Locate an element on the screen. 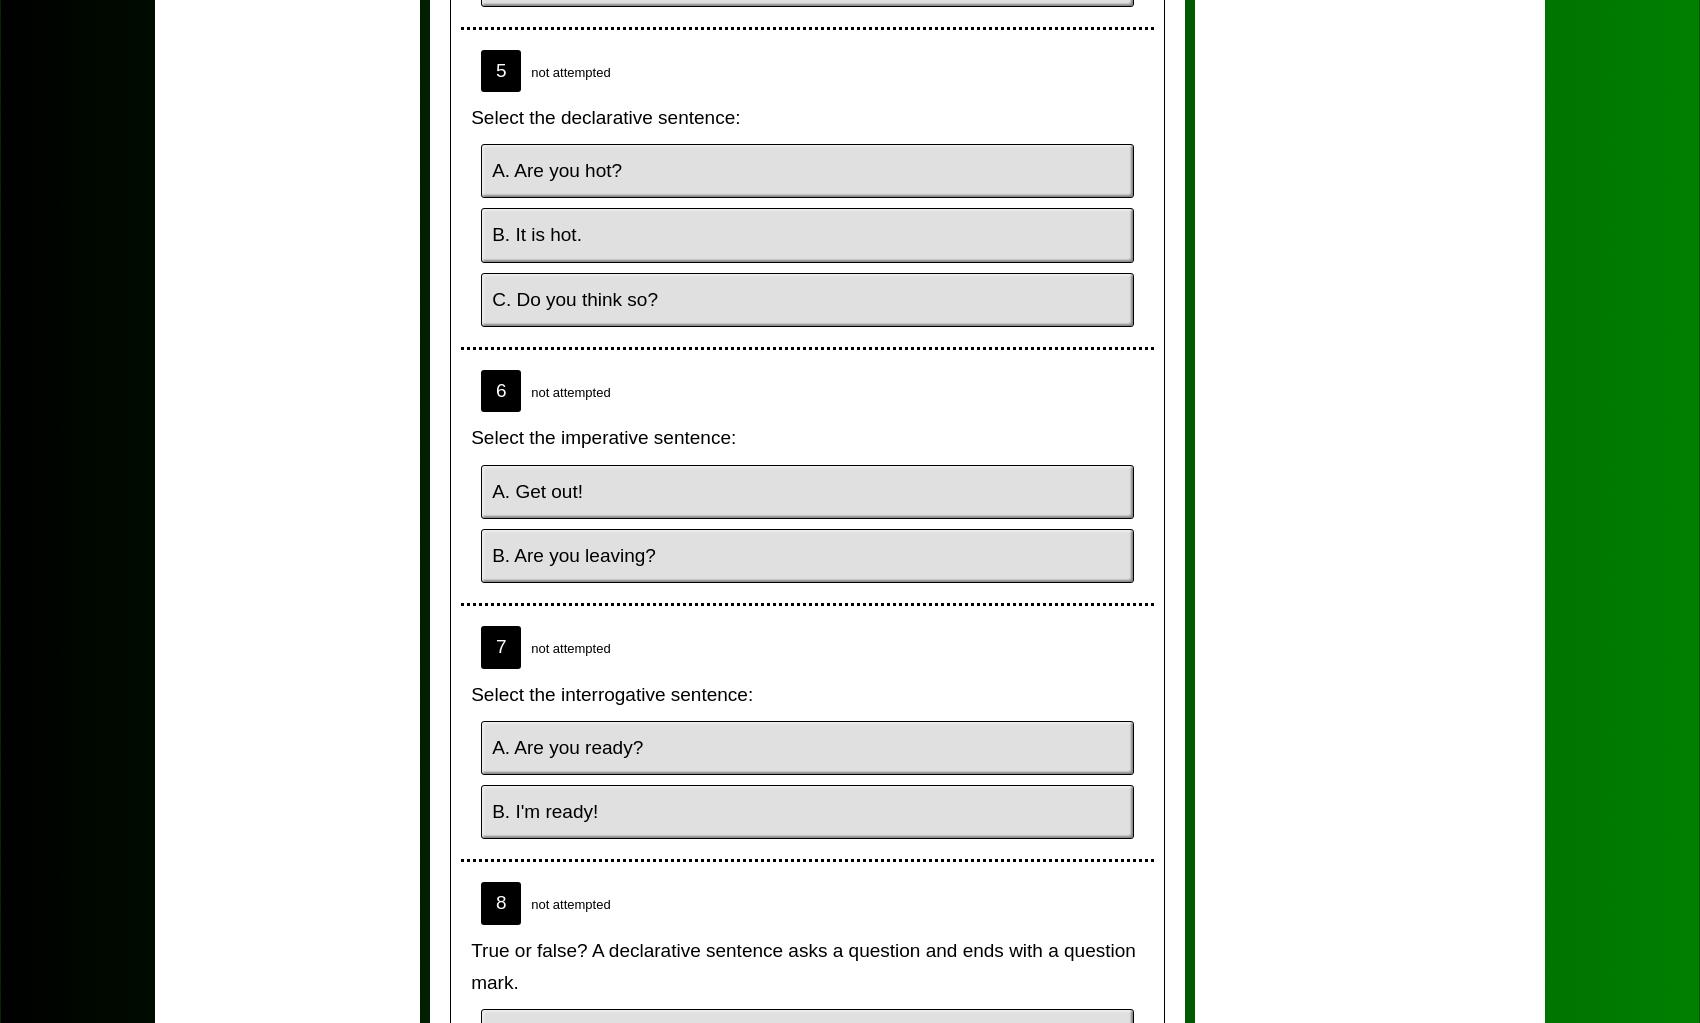 This screenshot has height=1023, width=1700. 'True or false? A declarative sentence asks a question and ends with a question mark.' is located at coordinates (802, 966).